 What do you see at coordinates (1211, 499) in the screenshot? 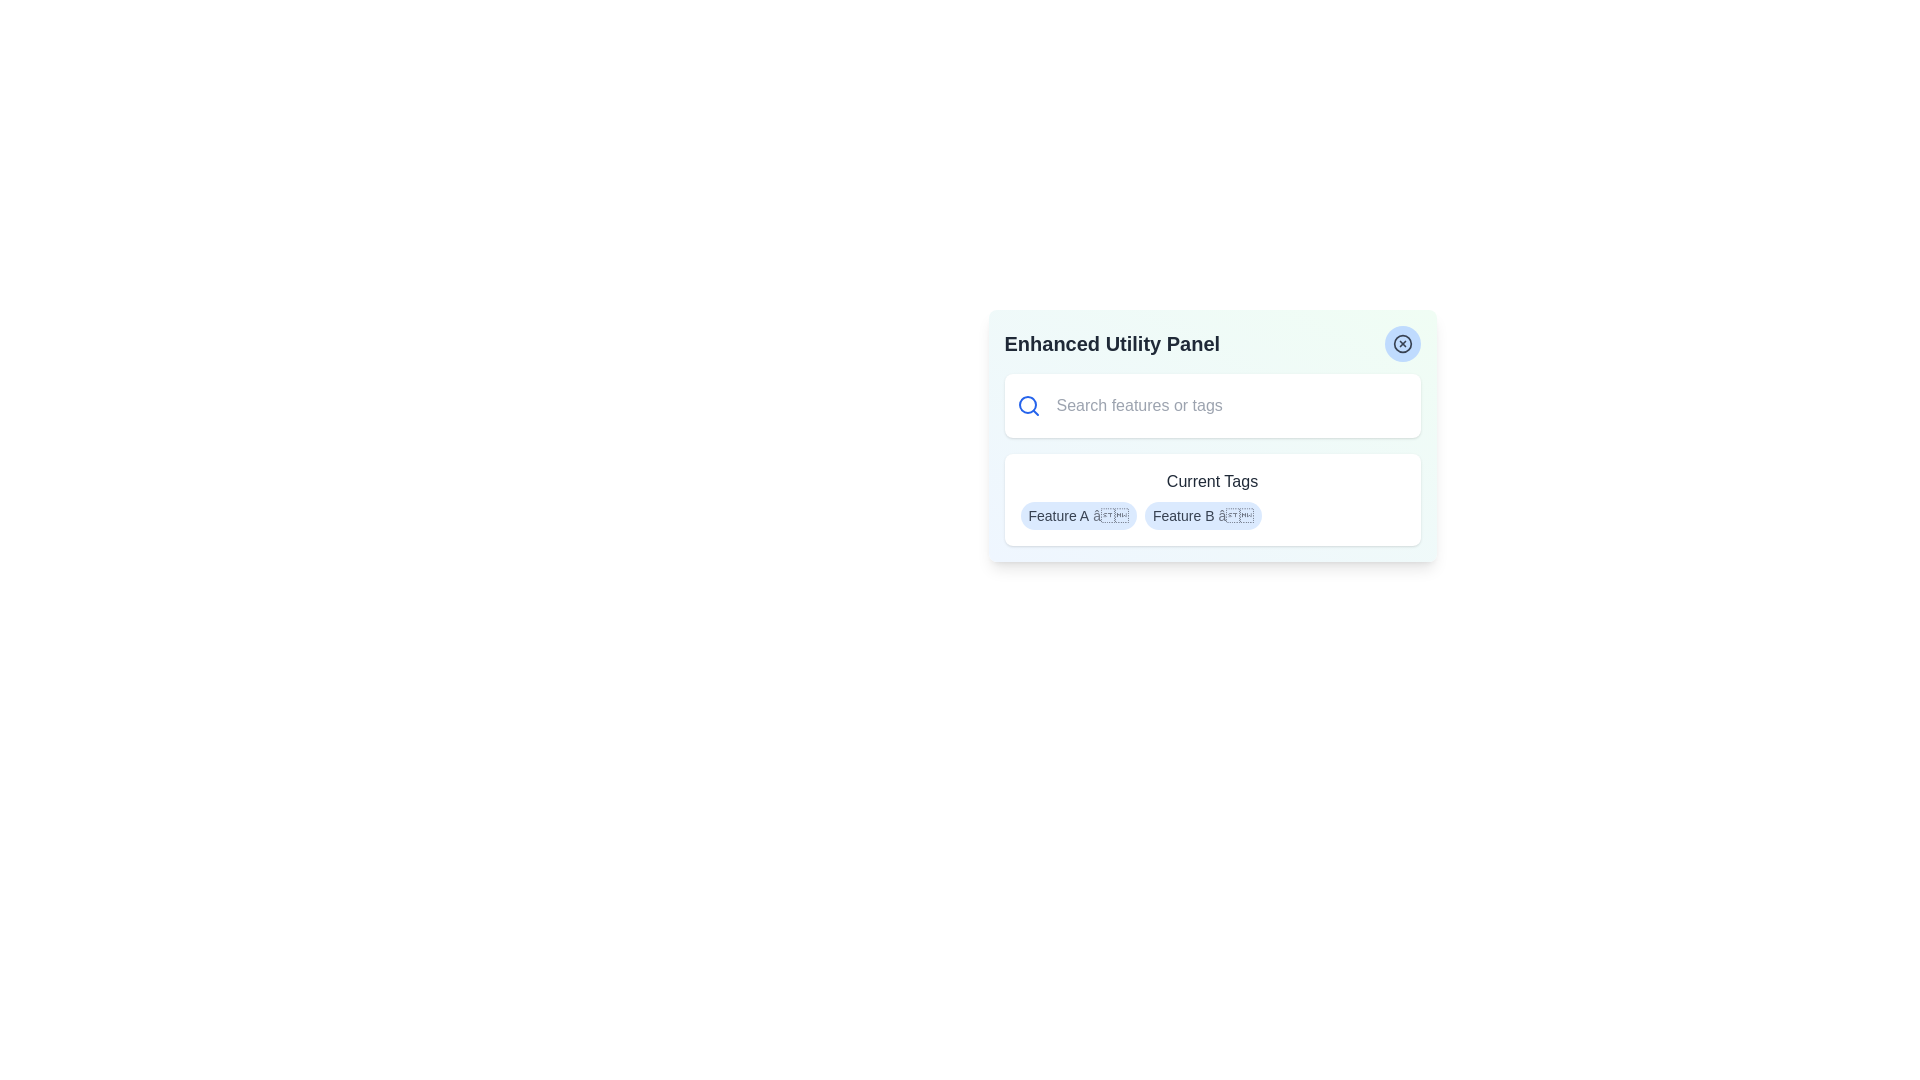
I see `the selectable or removable tags labeled 'Feature A' and 'Feature B' located in the bottom section of the panel, directly below the search input box` at bounding box center [1211, 499].